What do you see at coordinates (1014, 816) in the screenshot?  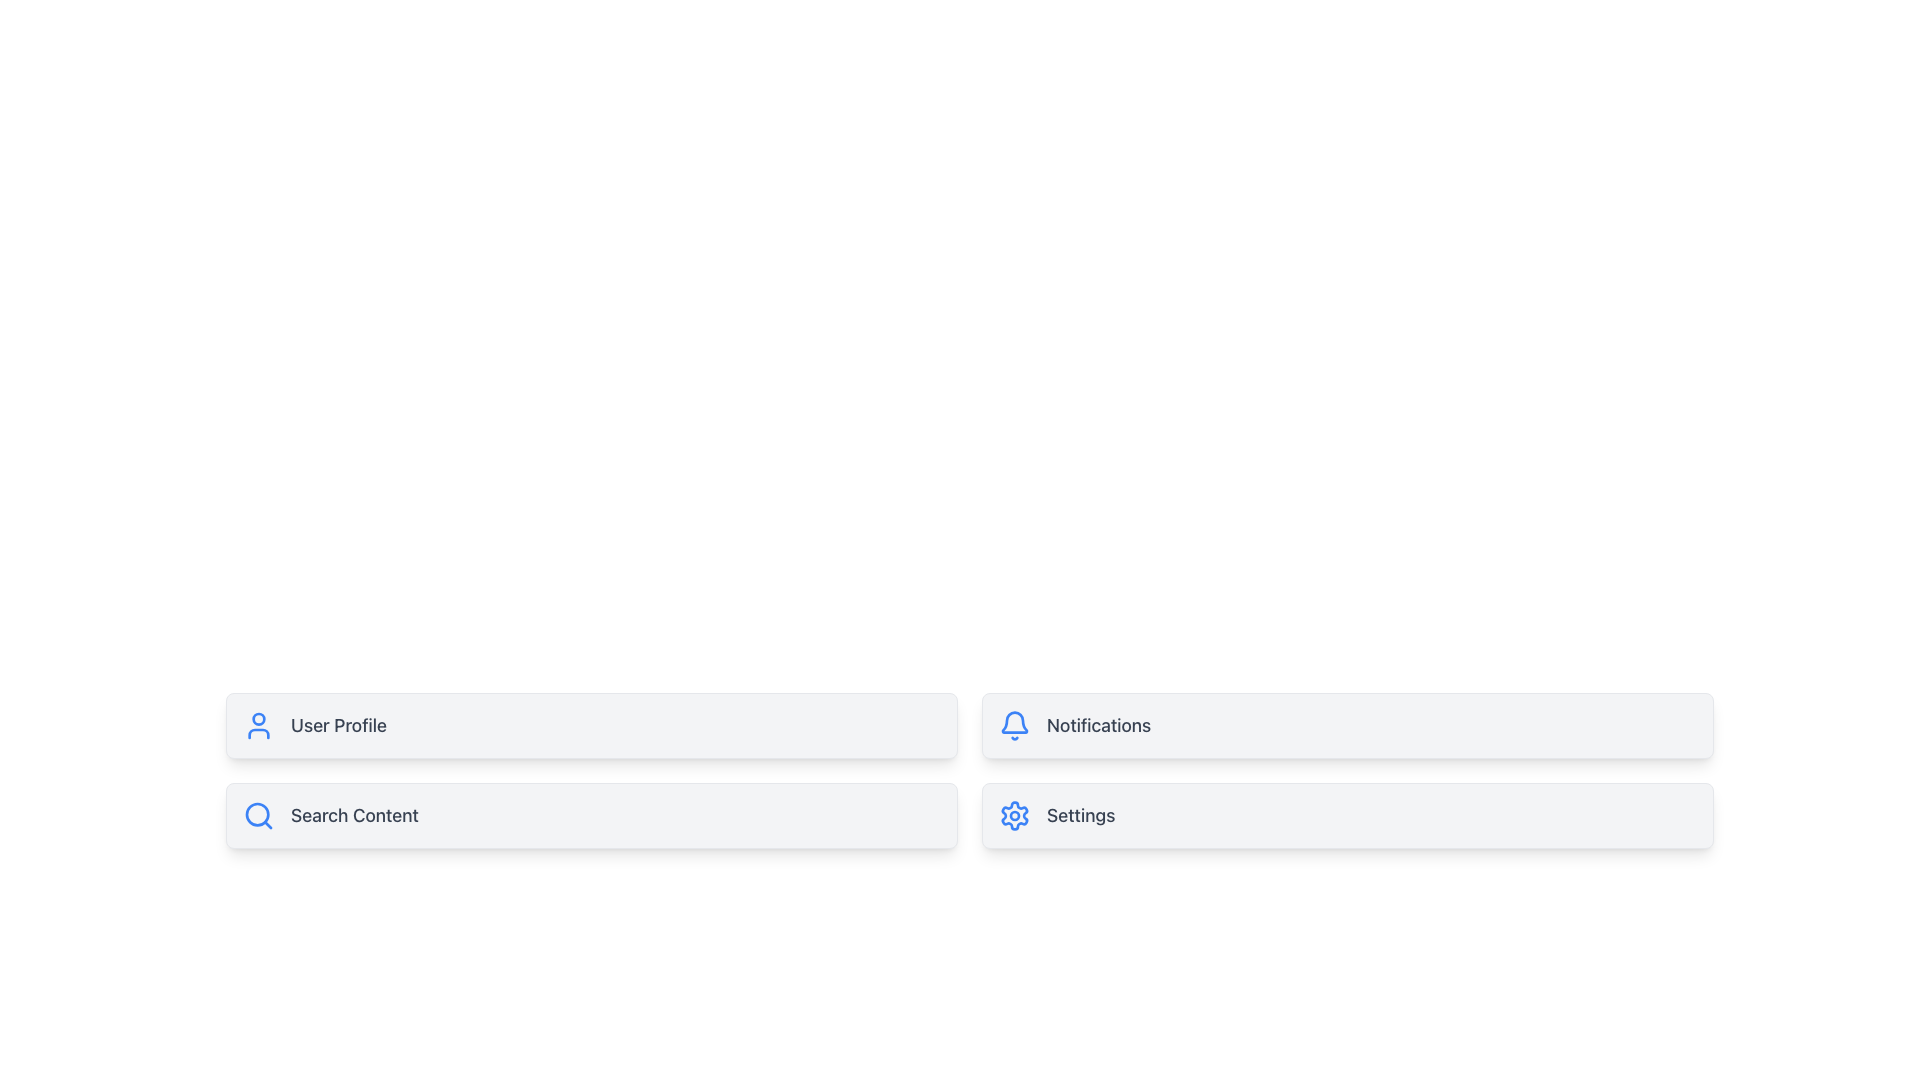 I see `the gear icon element representing 'Settings' located at the bottom-right corner of the interface` at bounding box center [1014, 816].